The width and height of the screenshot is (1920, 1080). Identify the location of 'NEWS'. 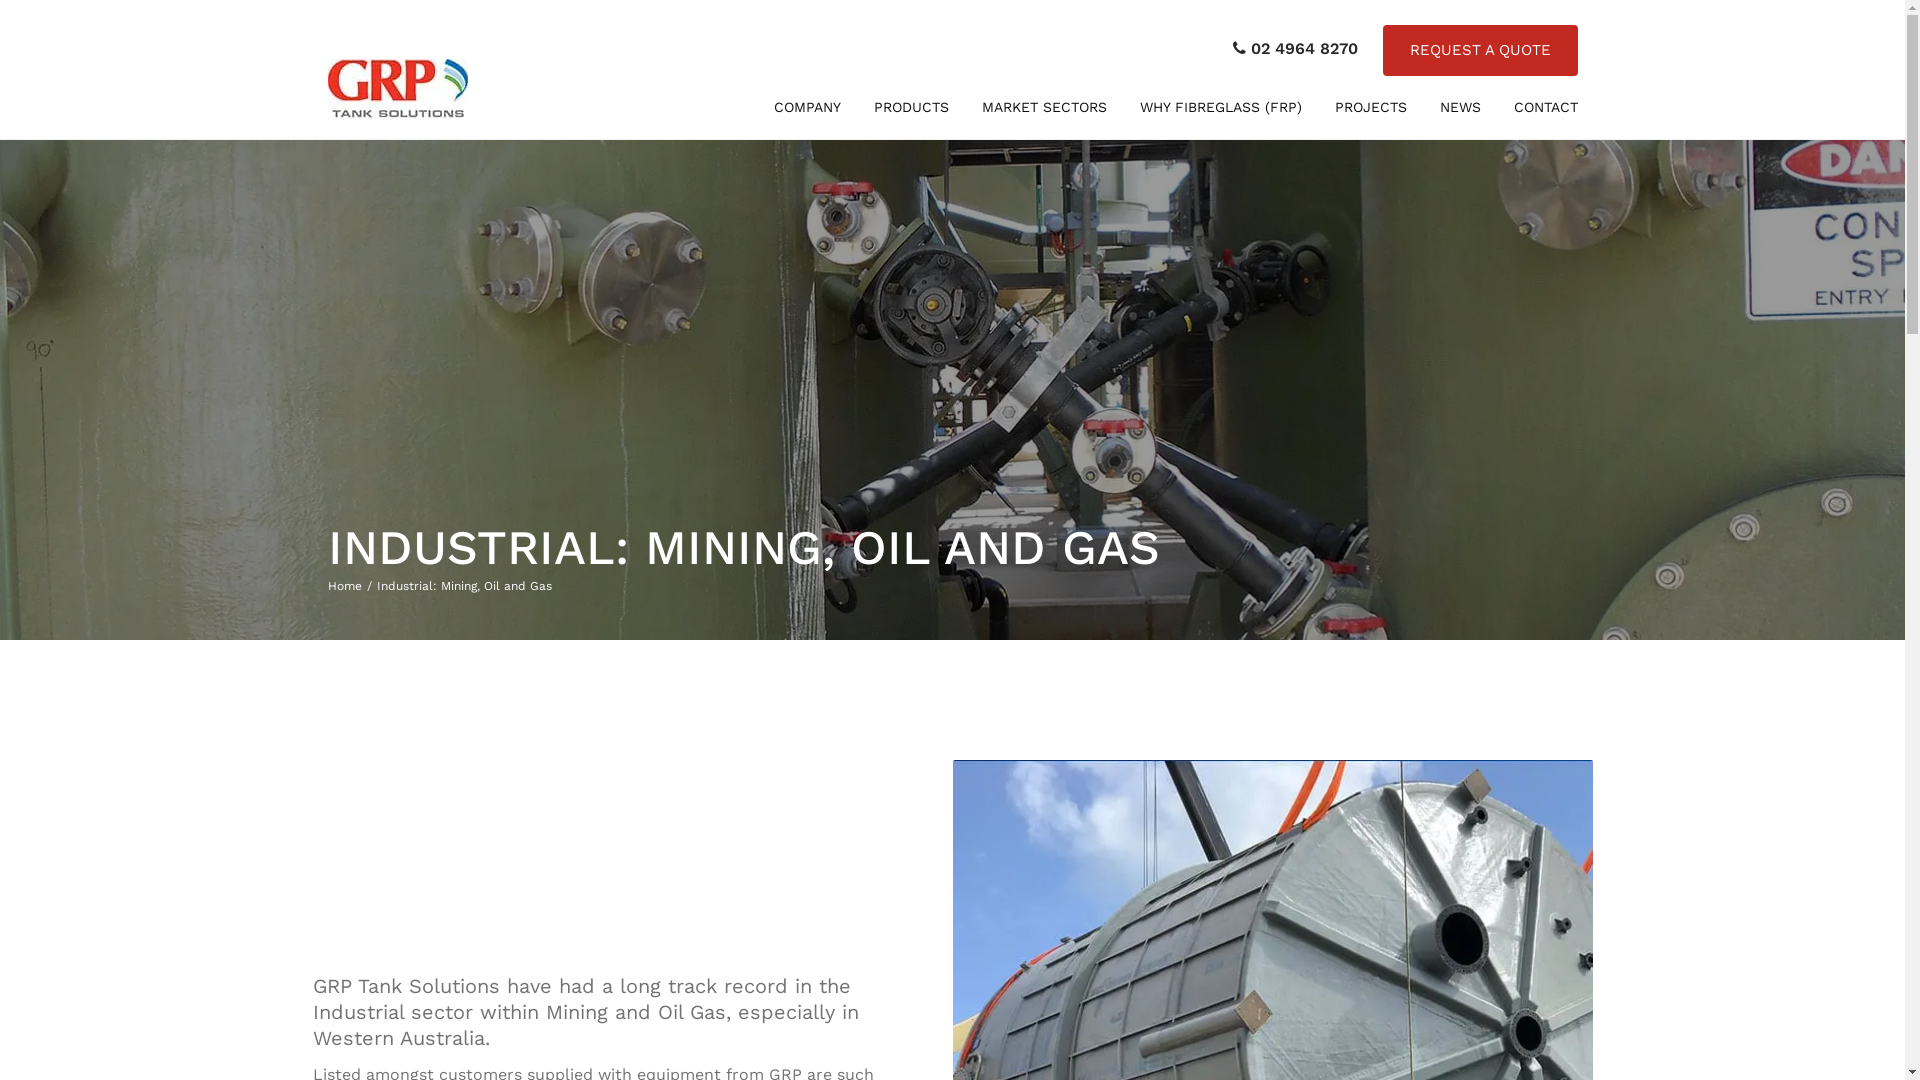
(1460, 107).